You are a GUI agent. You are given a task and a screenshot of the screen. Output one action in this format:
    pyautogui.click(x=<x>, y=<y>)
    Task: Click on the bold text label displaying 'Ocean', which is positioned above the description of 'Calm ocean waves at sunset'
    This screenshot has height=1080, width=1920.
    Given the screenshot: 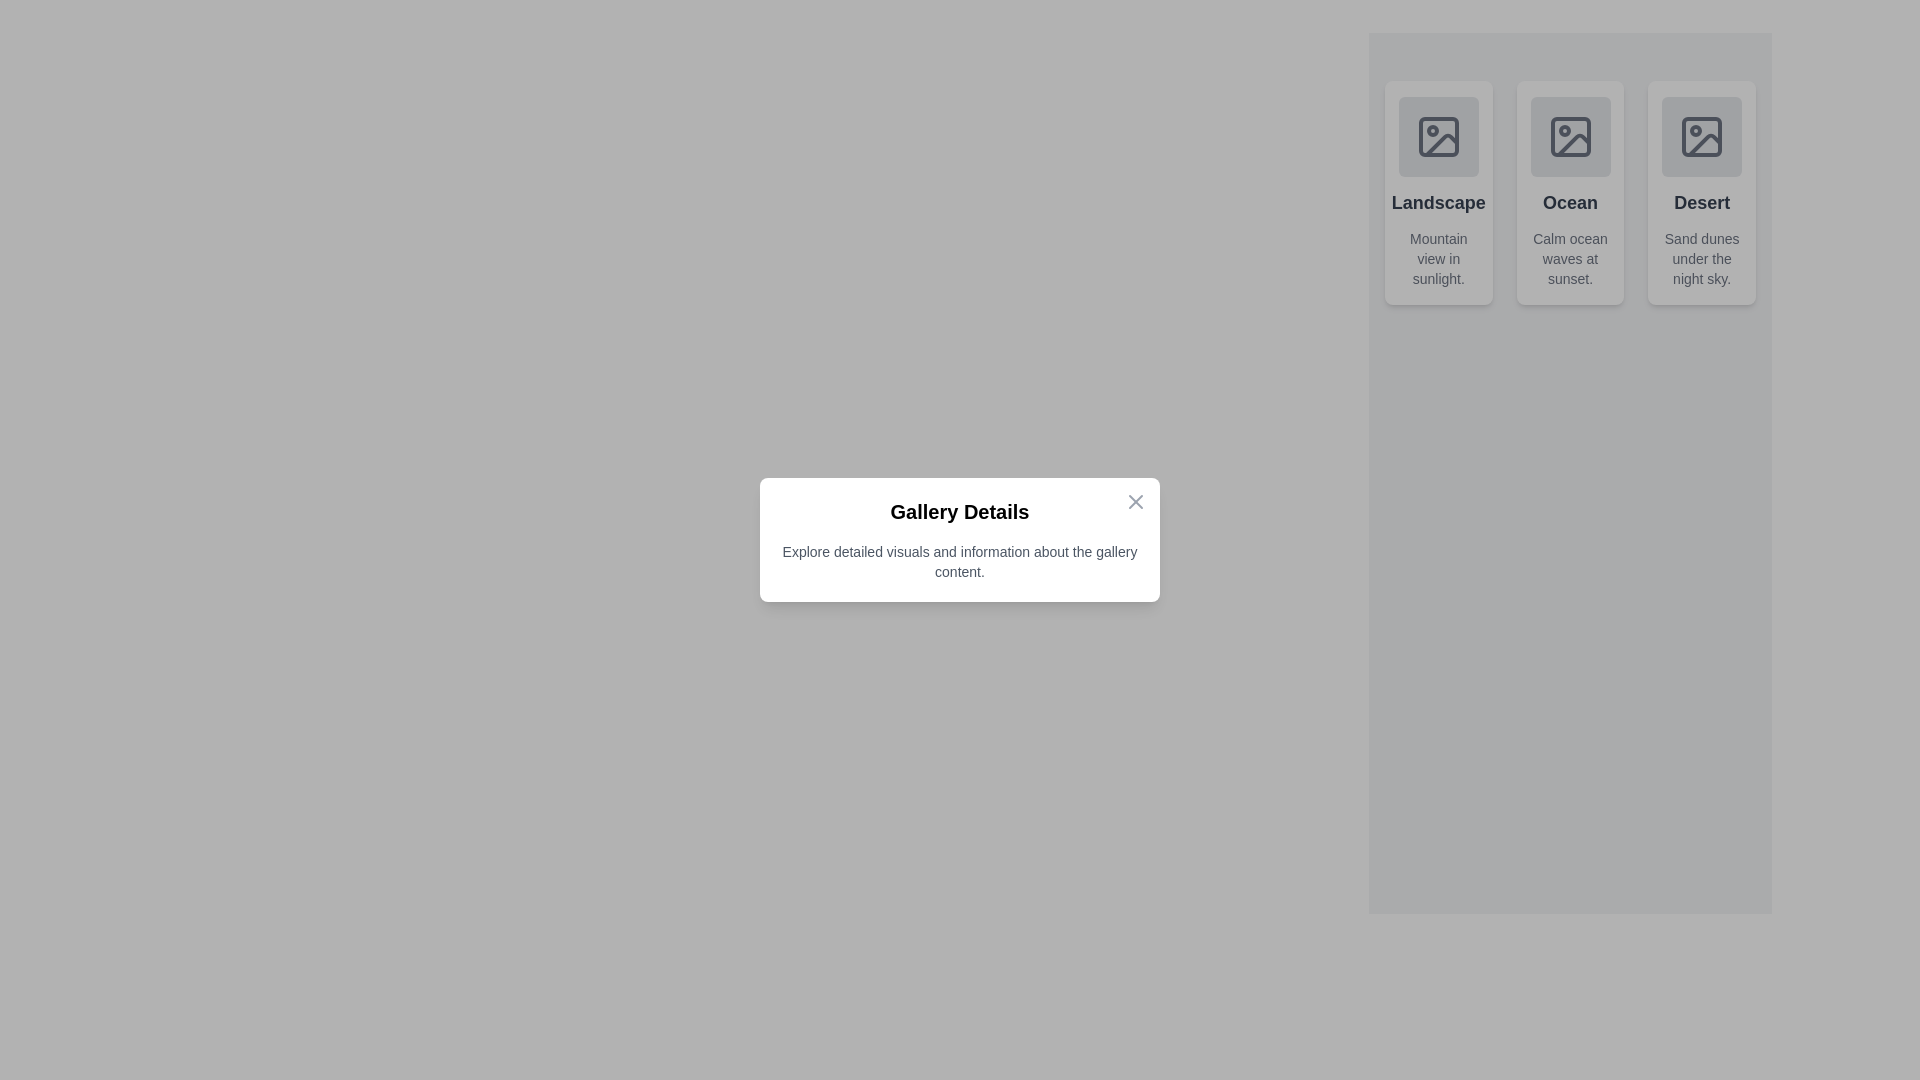 What is the action you would take?
    pyautogui.click(x=1569, y=203)
    